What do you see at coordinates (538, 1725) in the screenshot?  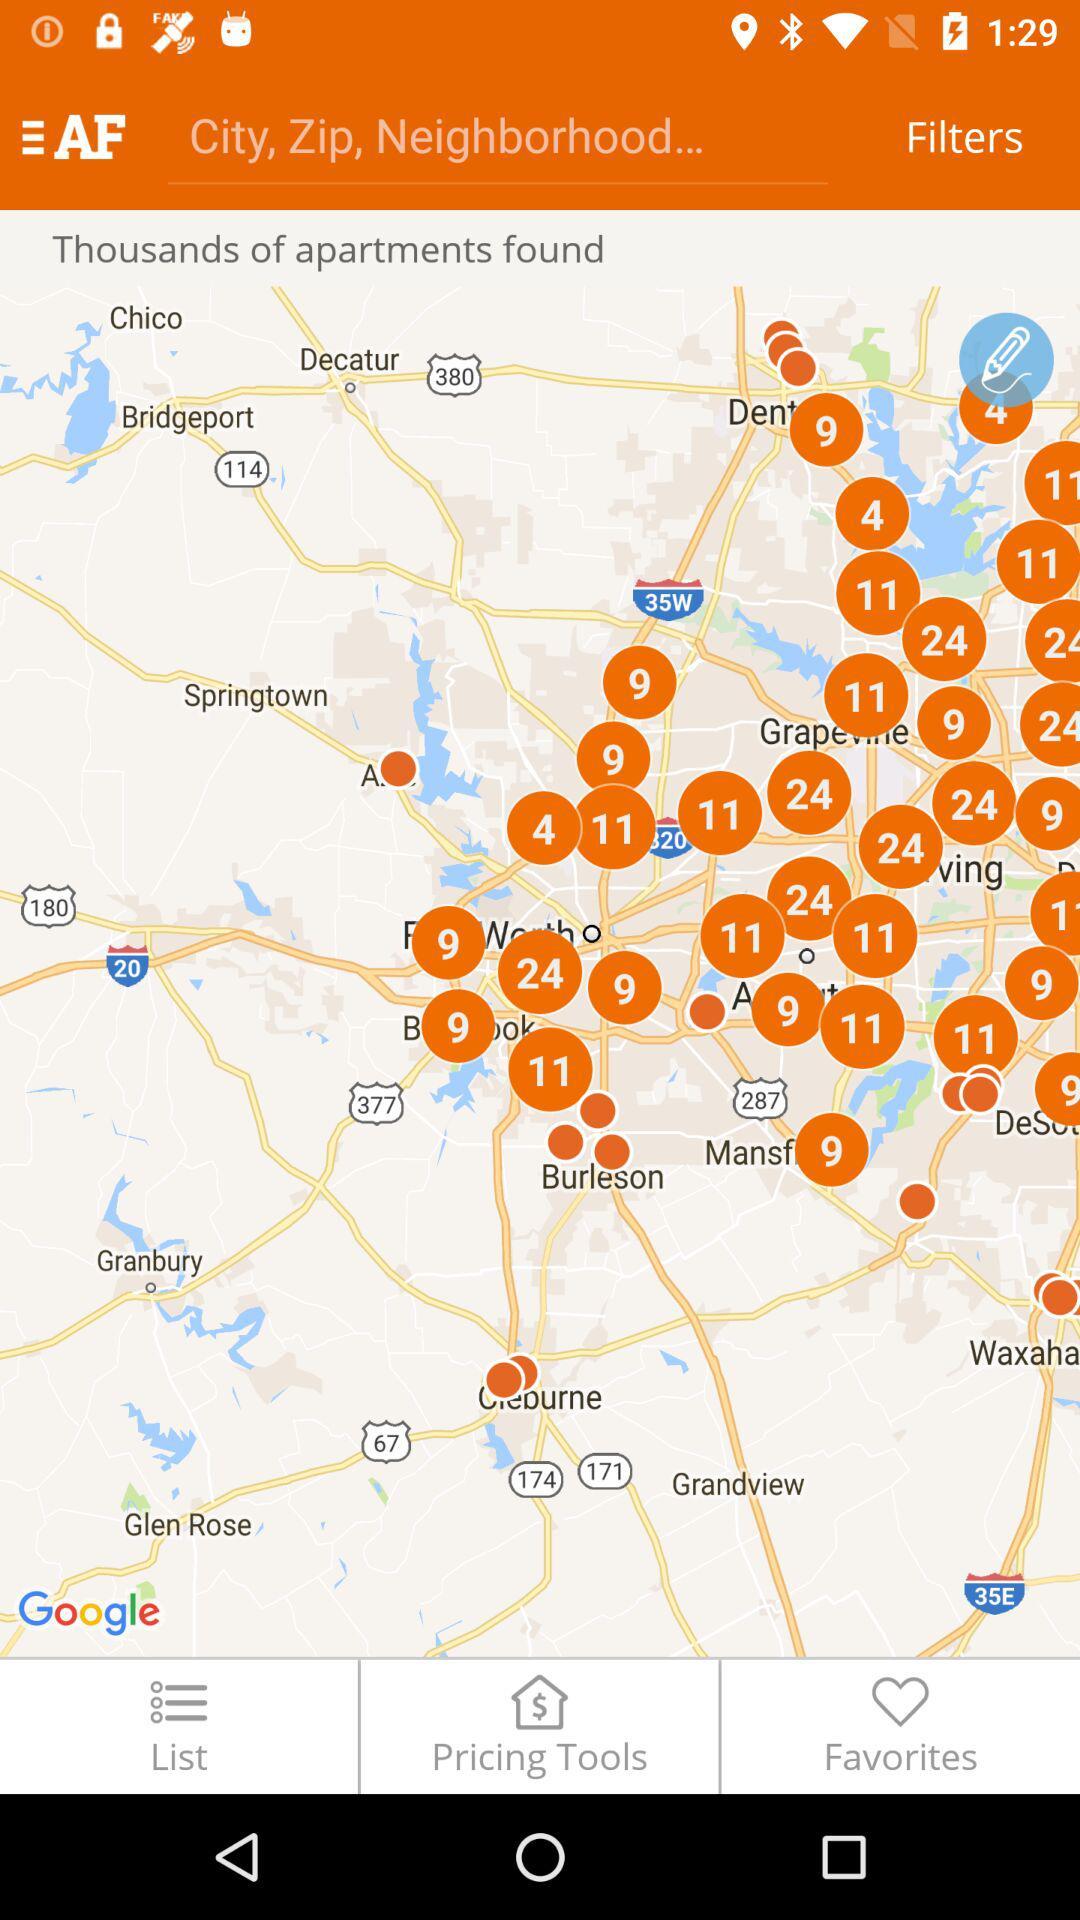 I see `item next to the list` at bounding box center [538, 1725].